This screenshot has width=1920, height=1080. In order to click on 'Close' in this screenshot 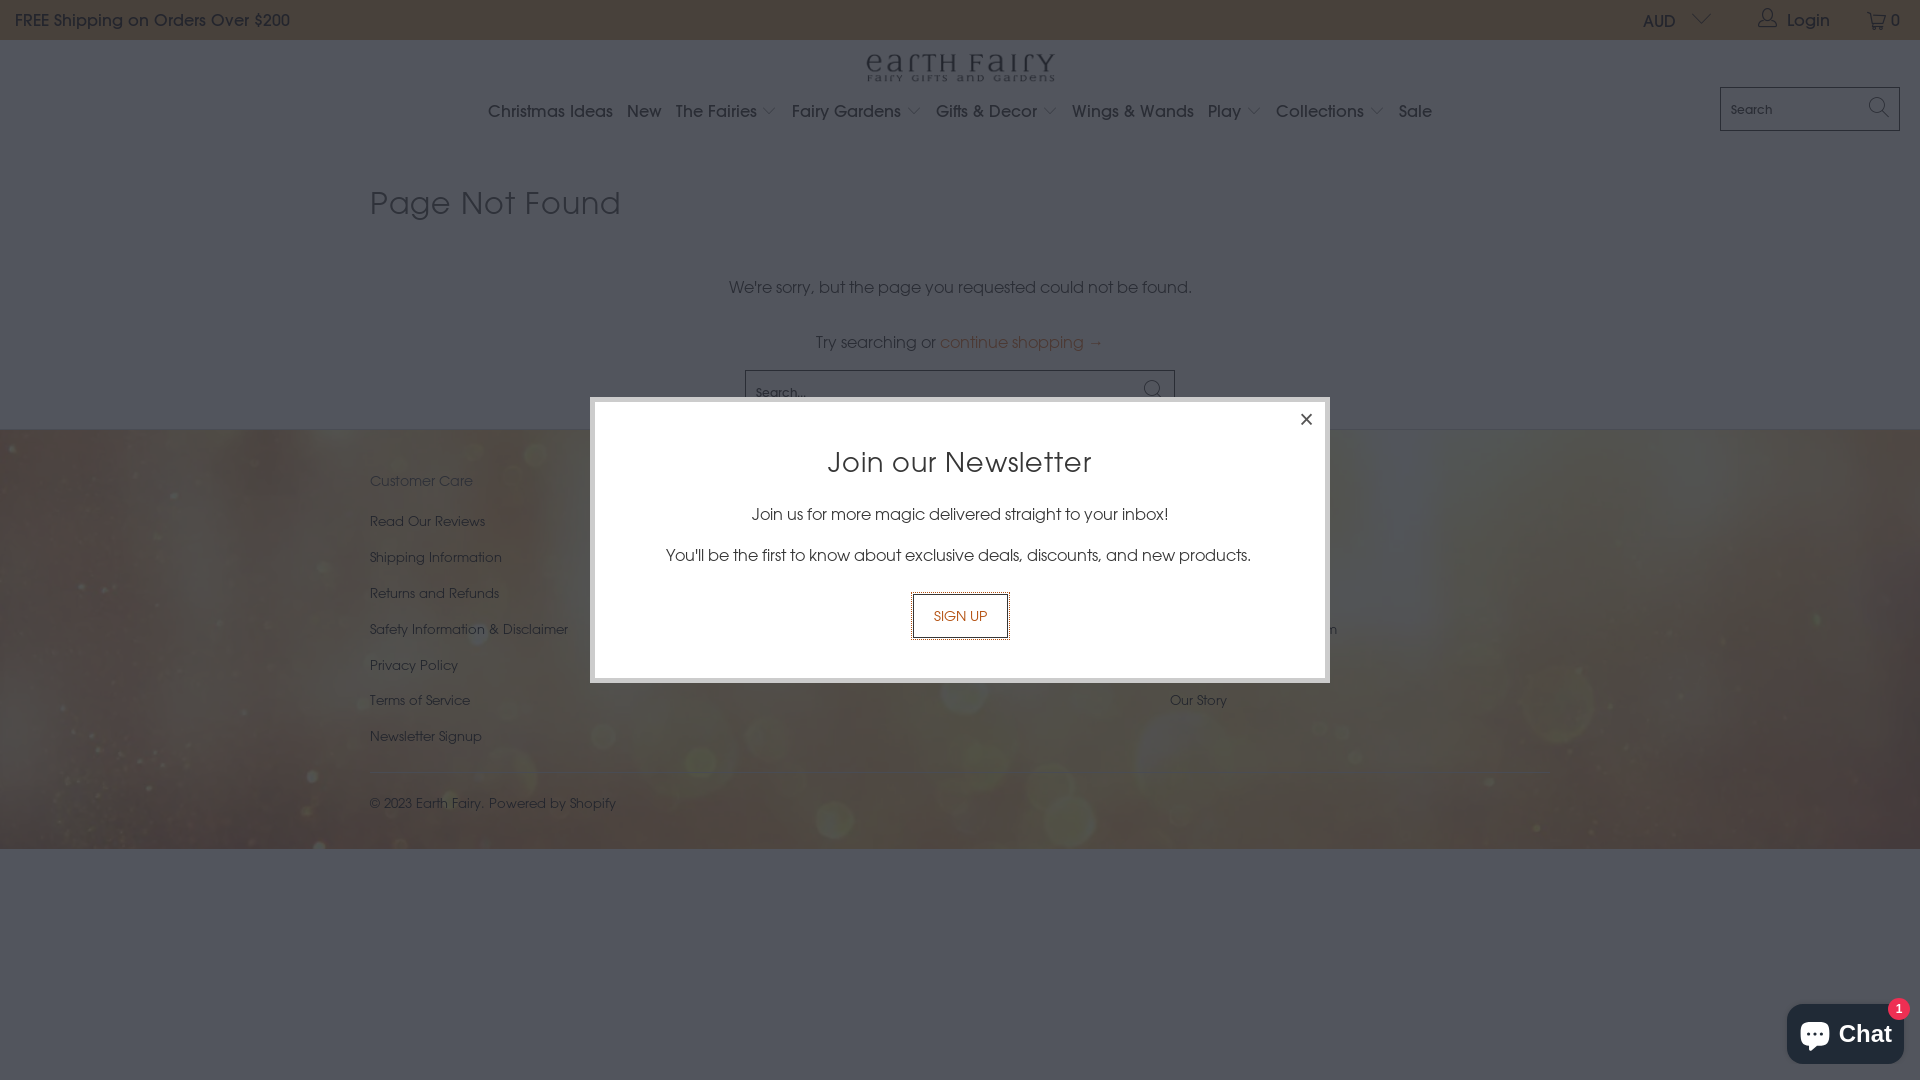, I will do `click(1306, 419)`.